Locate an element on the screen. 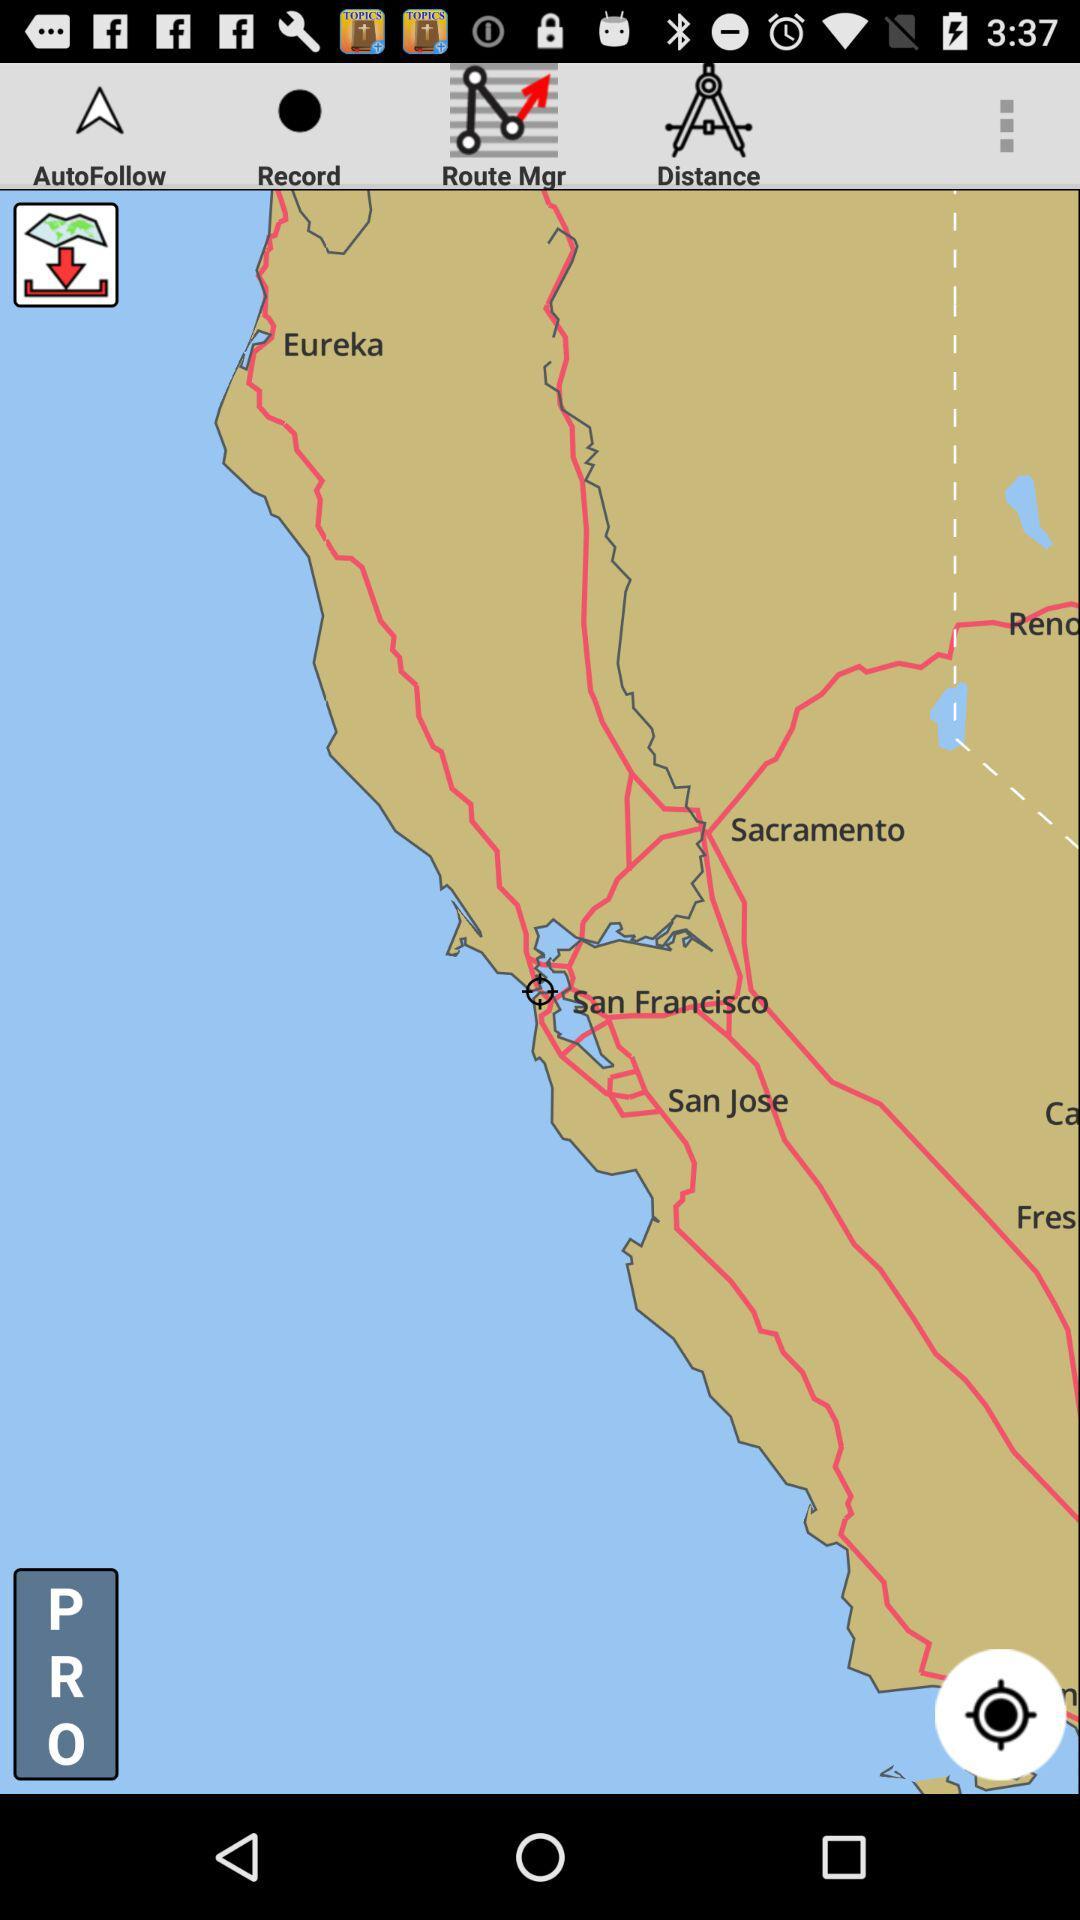 The height and width of the screenshot is (1920, 1080). the icon at the bottom right corner is located at coordinates (1000, 1713).